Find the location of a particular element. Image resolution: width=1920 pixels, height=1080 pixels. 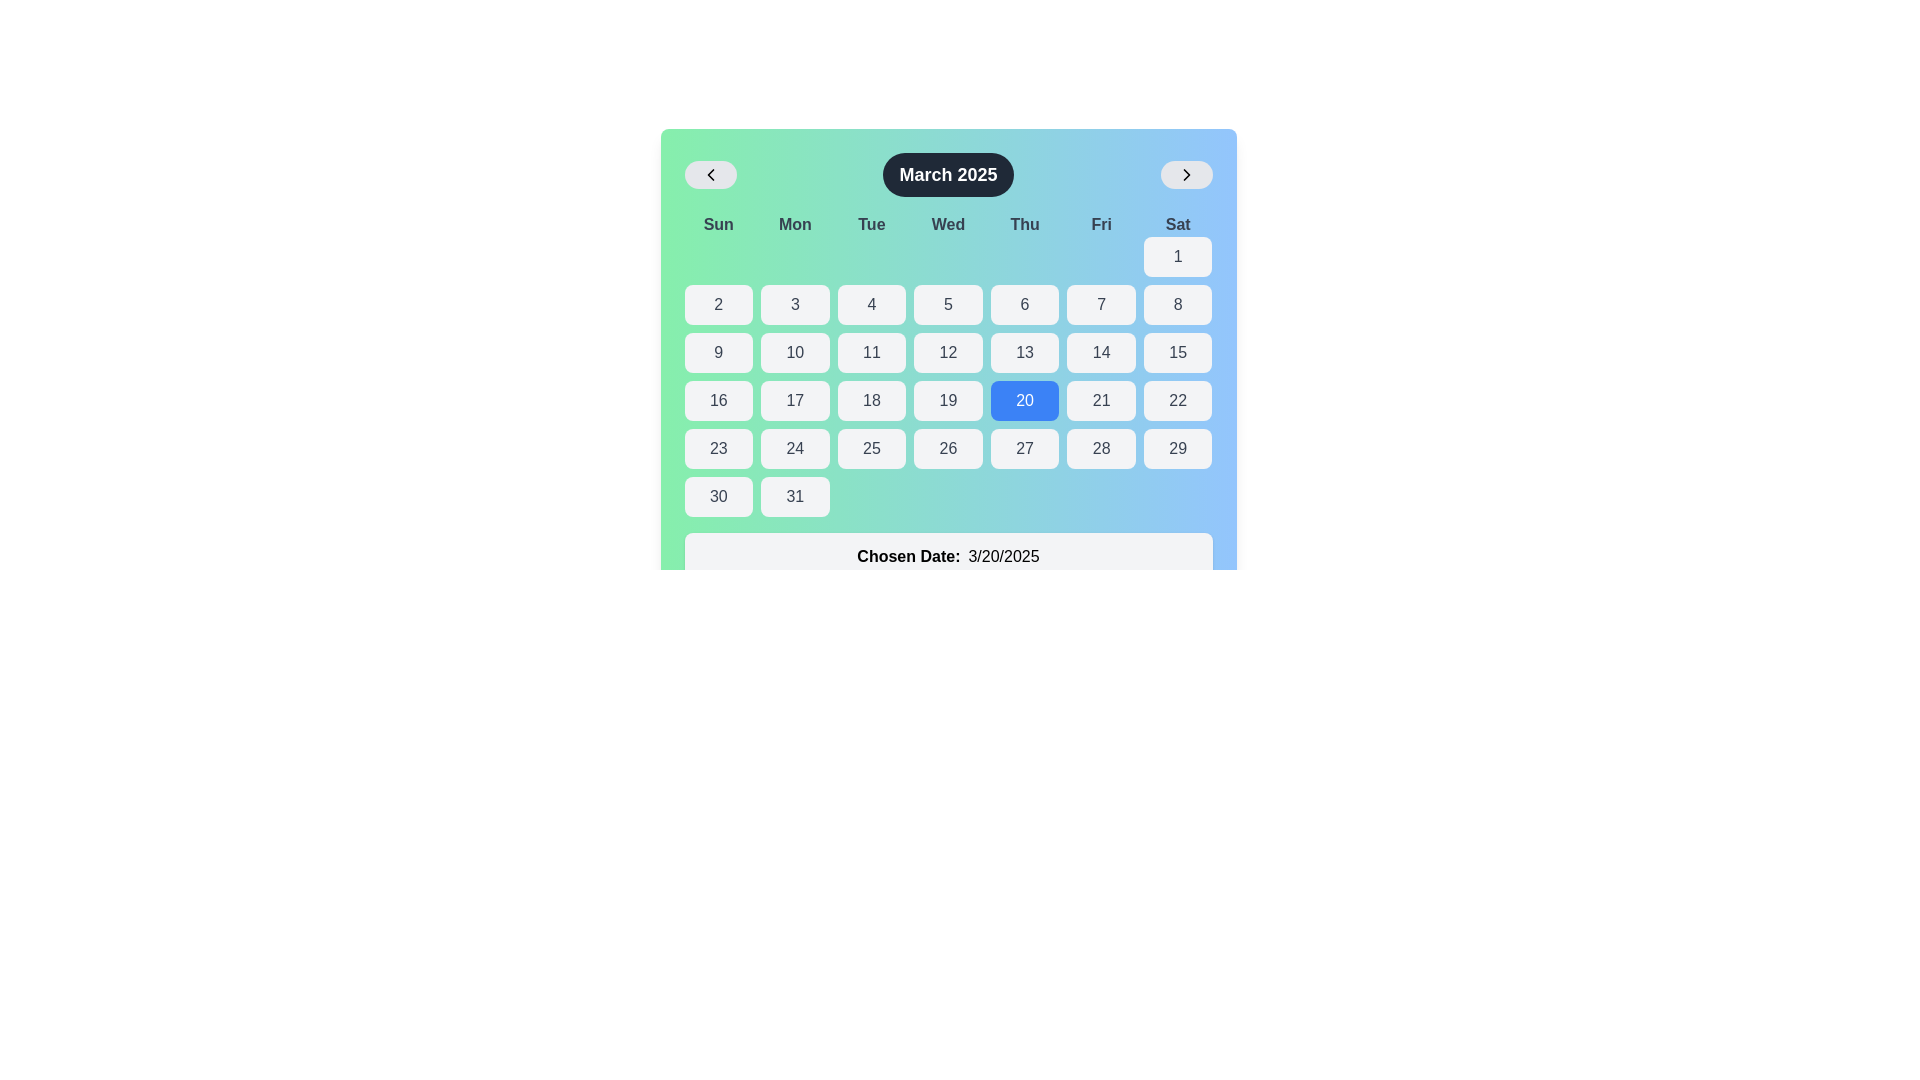

the button representing the day '14' is located at coordinates (1100, 352).